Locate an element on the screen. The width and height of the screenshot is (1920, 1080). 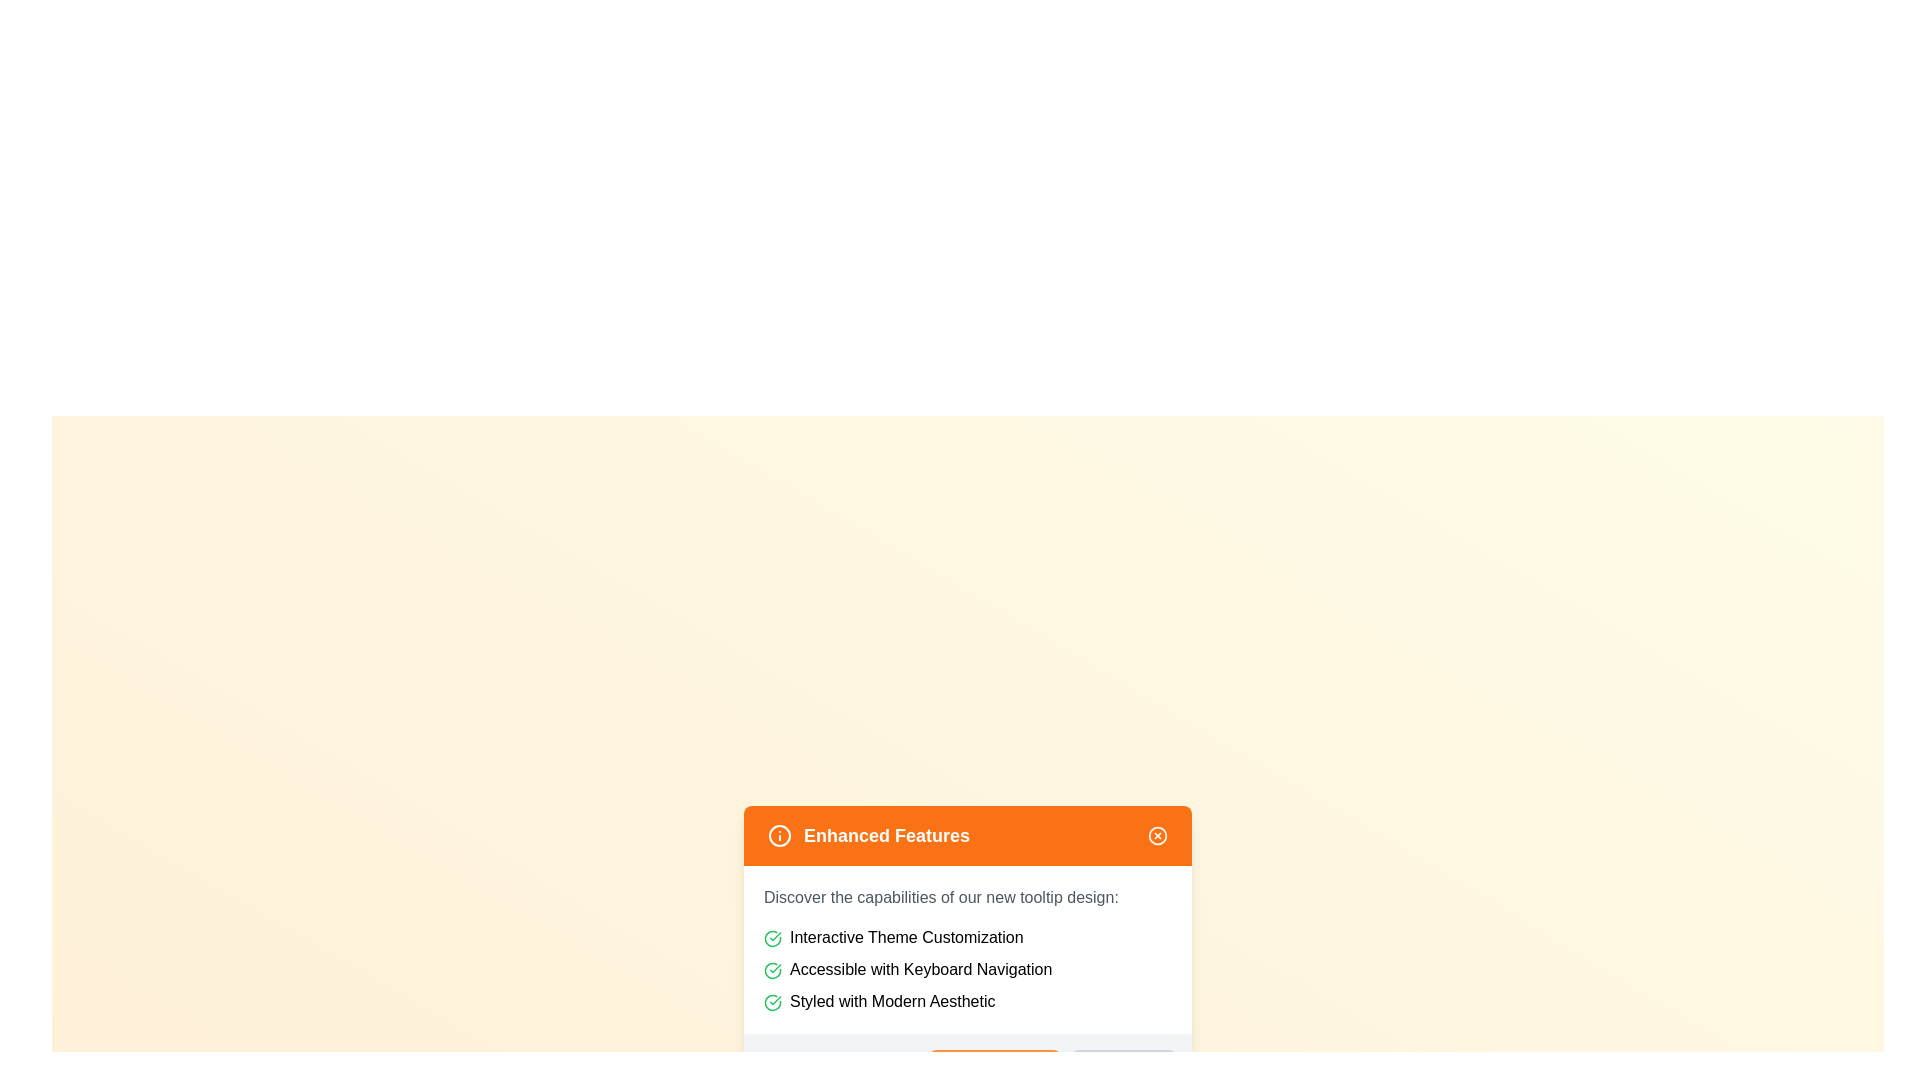
the confirmation icon located to the left of the text 'Styled with Modern Aesthetic' in the tooltip card titled 'Enhanced Features' is located at coordinates (771, 1002).